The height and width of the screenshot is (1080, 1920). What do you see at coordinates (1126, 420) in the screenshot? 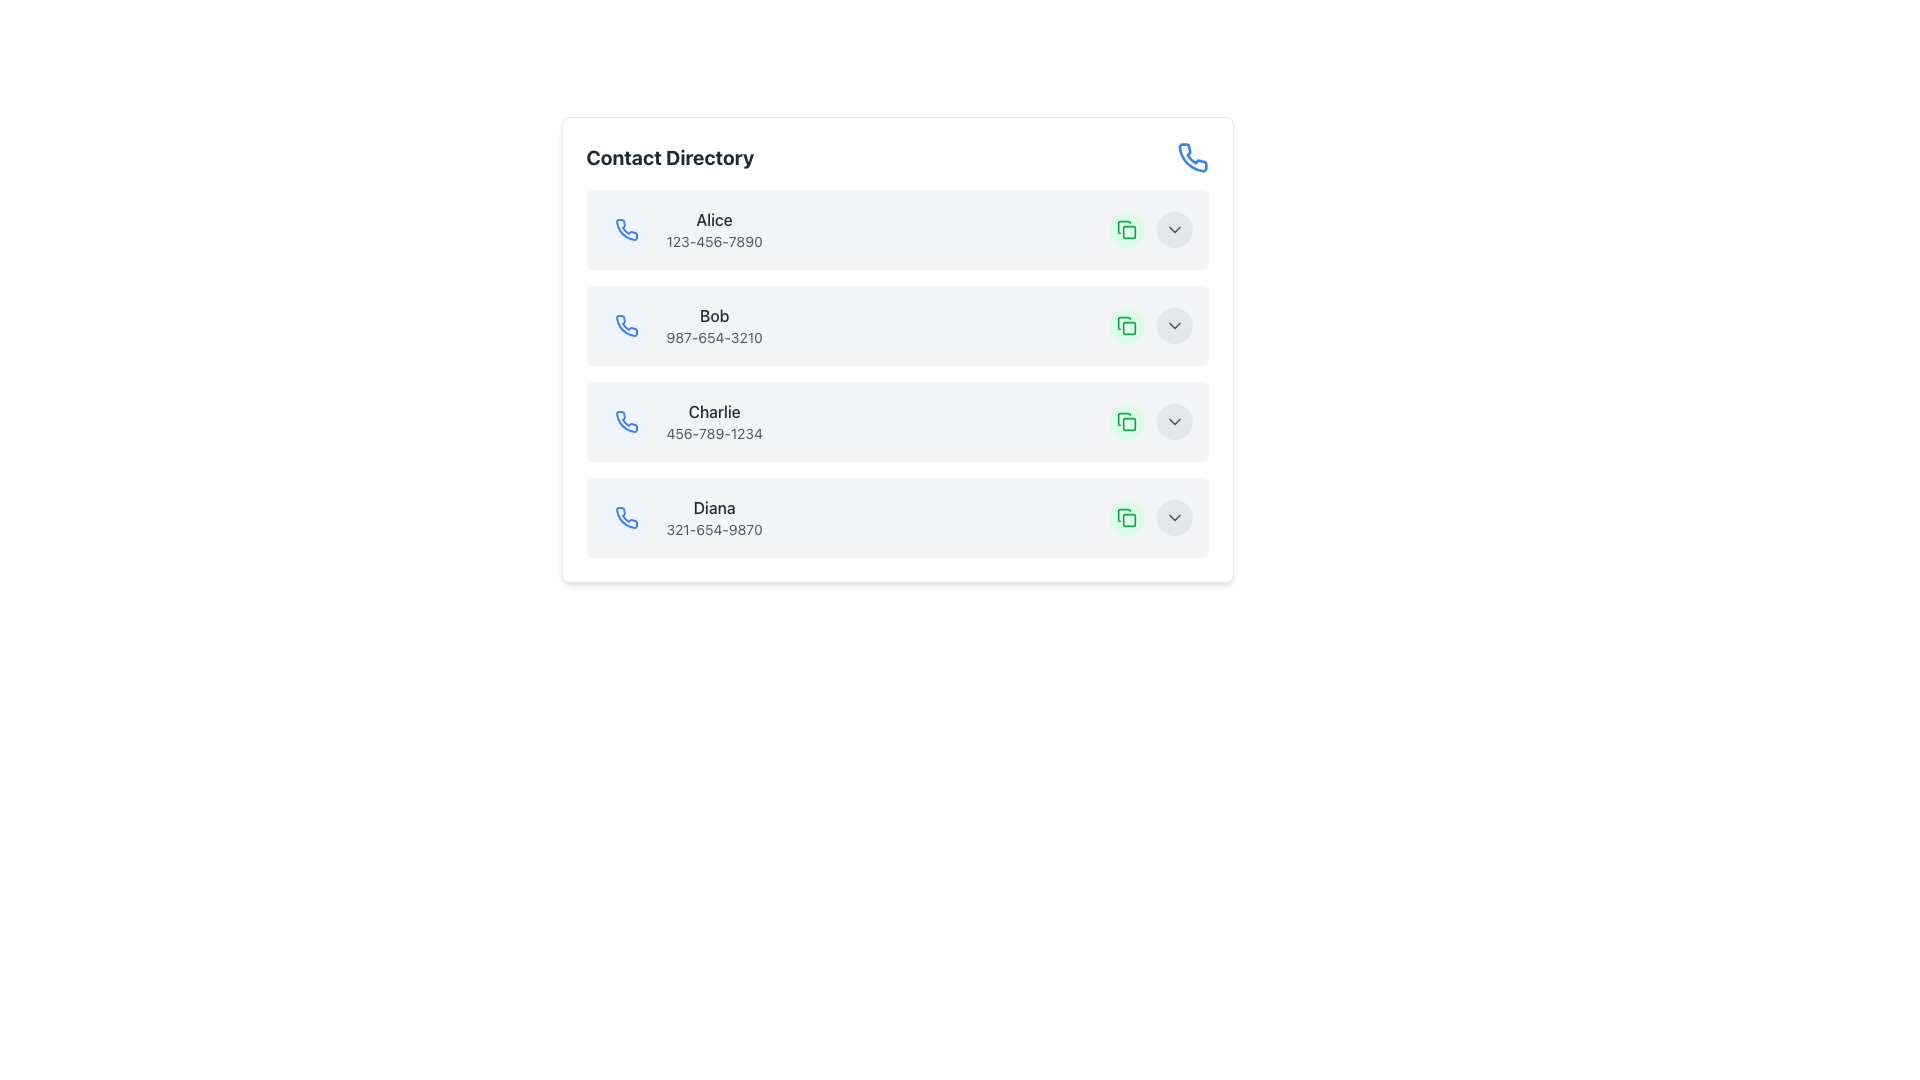
I see `the circular green copy button next to the contact named 'Charlie'` at bounding box center [1126, 420].